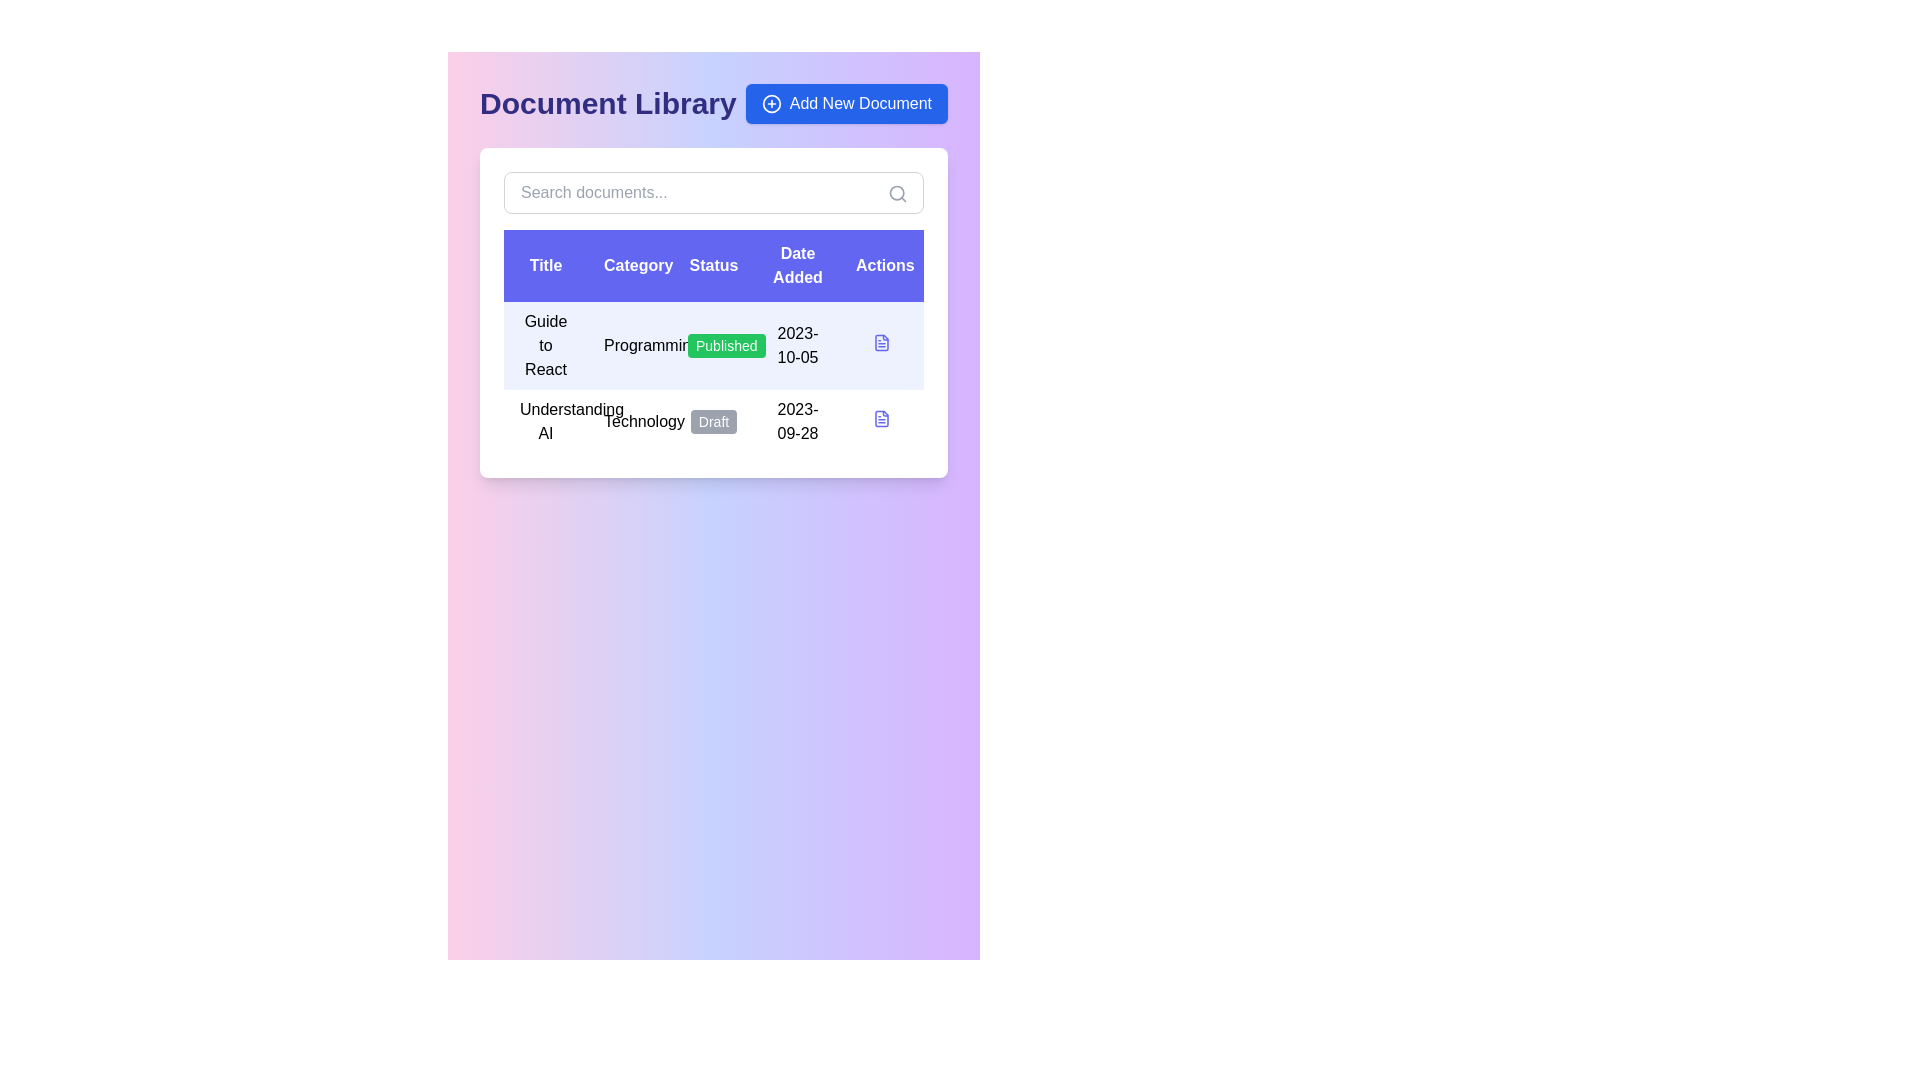 The width and height of the screenshot is (1920, 1080). Describe the element at coordinates (796, 265) in the screenshot. I see `the static text label displaying 'Date Added', which is styled in bold white font on a purple background and is located in the fourth column of the header row of the table` at that location.